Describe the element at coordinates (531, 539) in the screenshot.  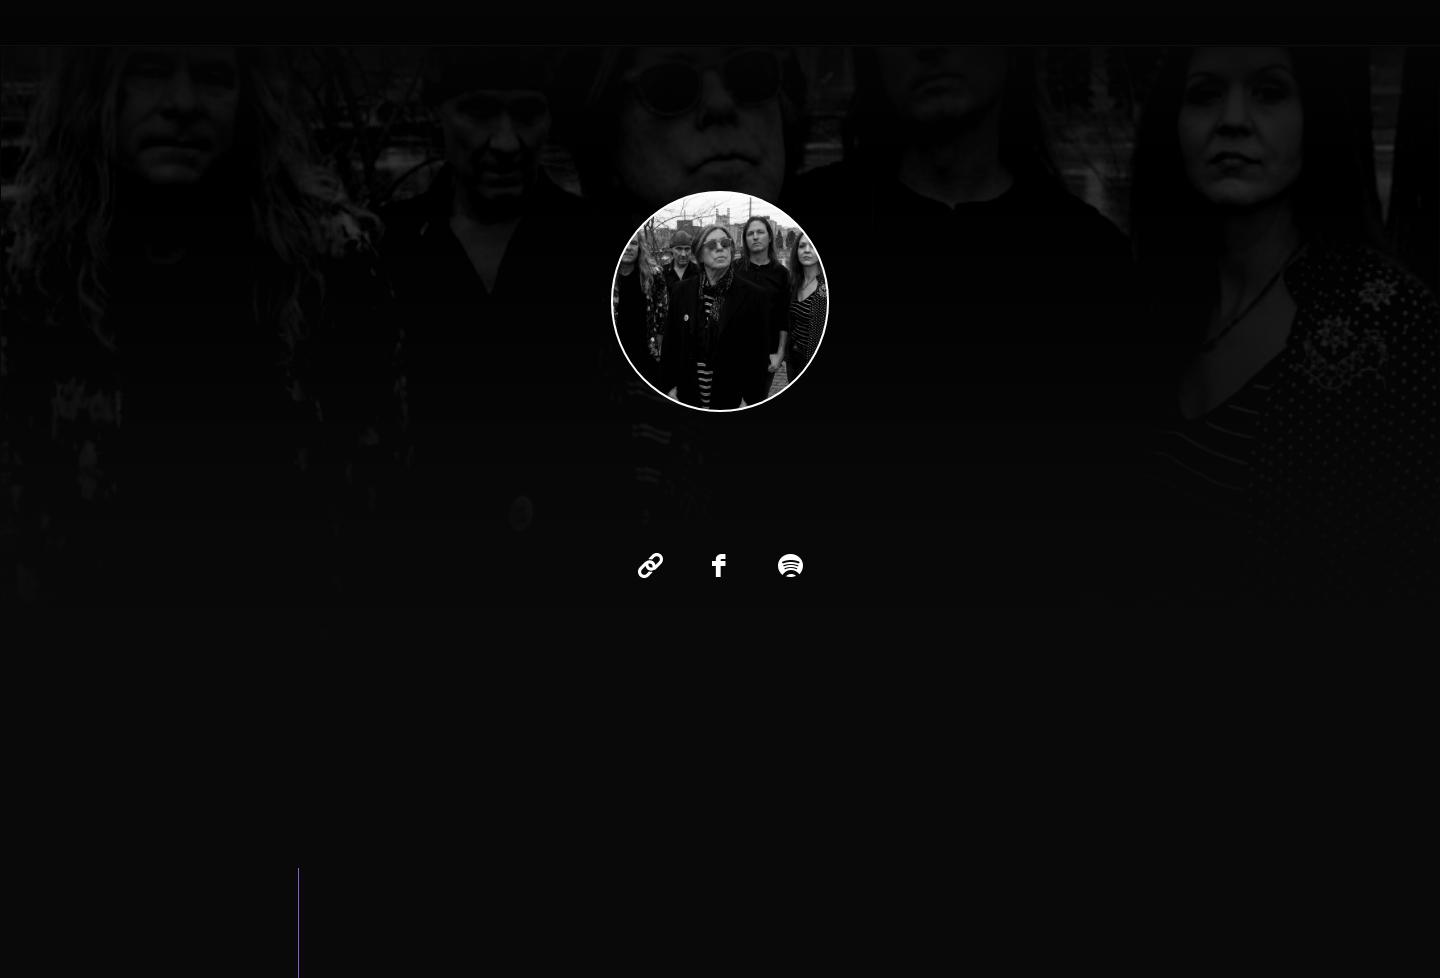
I see `'Feb'` at that location.